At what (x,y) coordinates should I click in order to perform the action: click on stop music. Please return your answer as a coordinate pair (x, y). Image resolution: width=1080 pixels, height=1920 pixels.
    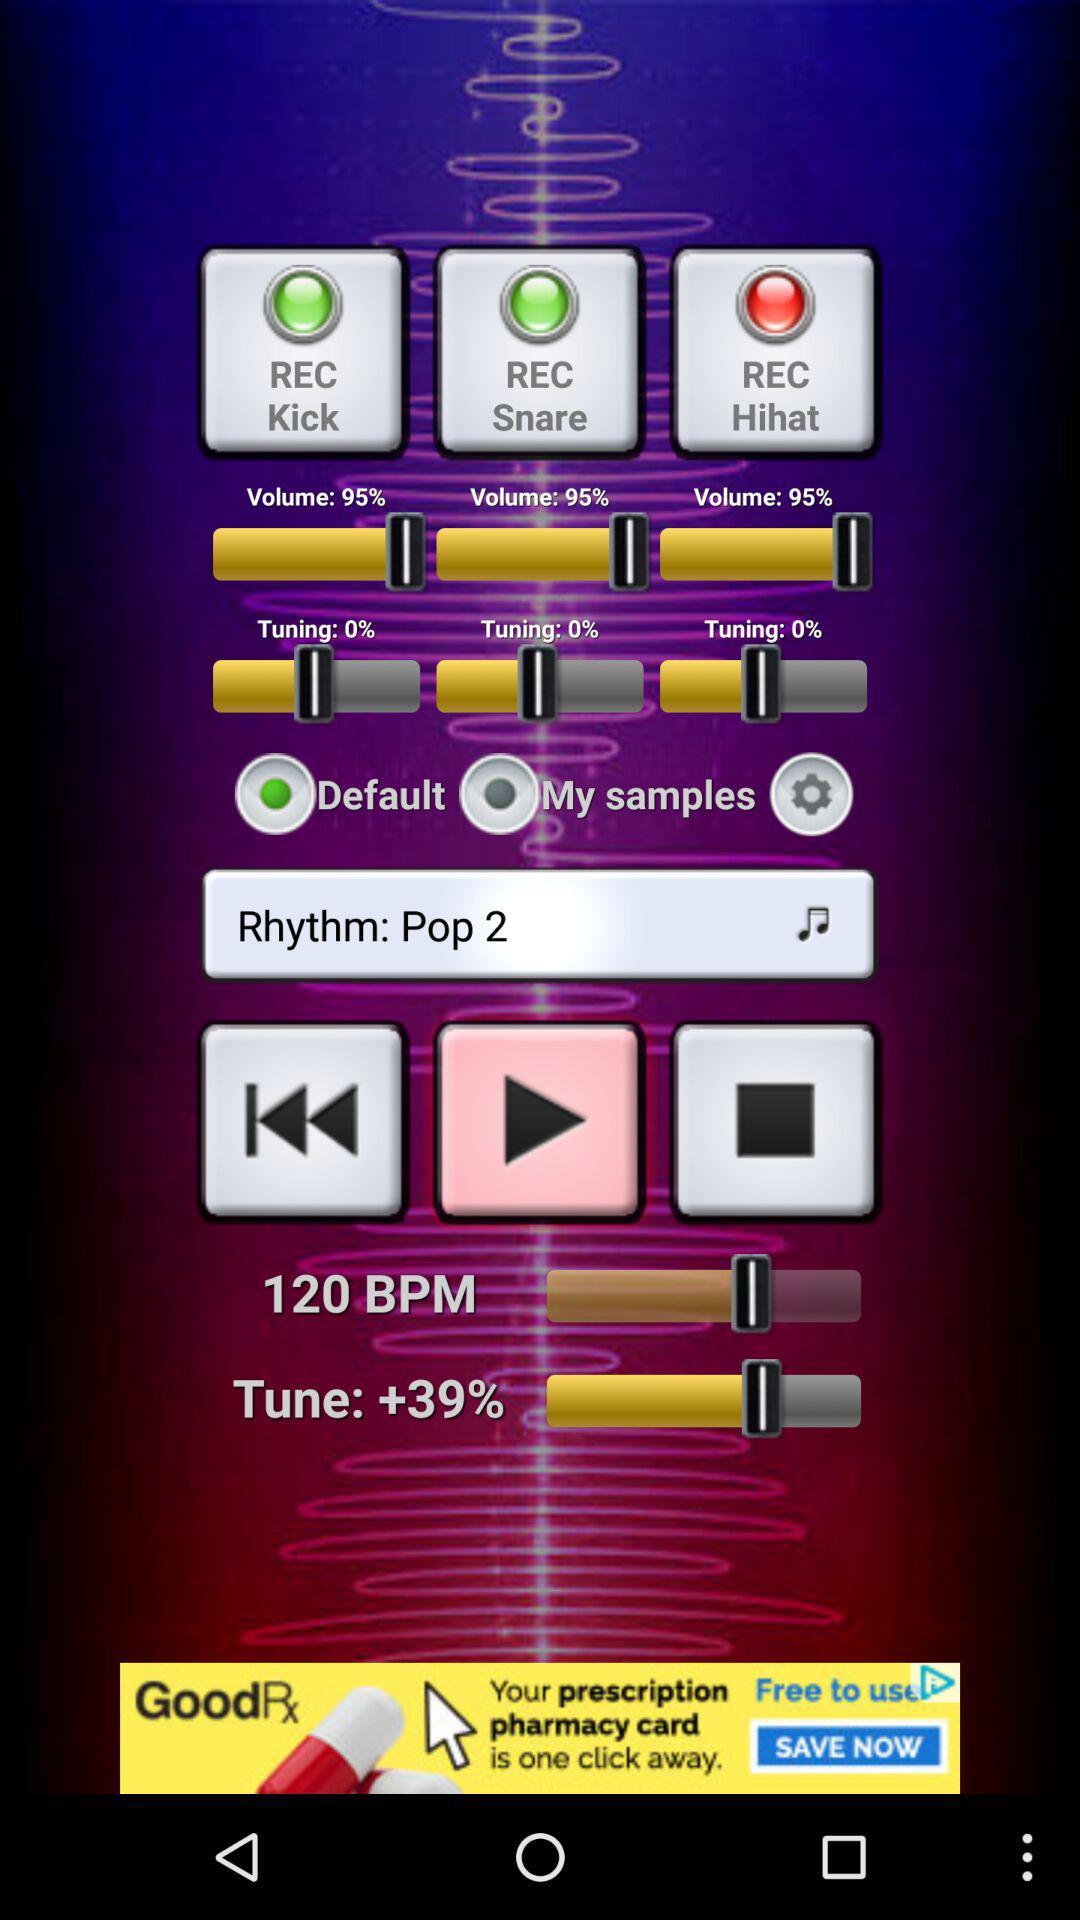
    Looking at the image, I should click on (774, 1121).